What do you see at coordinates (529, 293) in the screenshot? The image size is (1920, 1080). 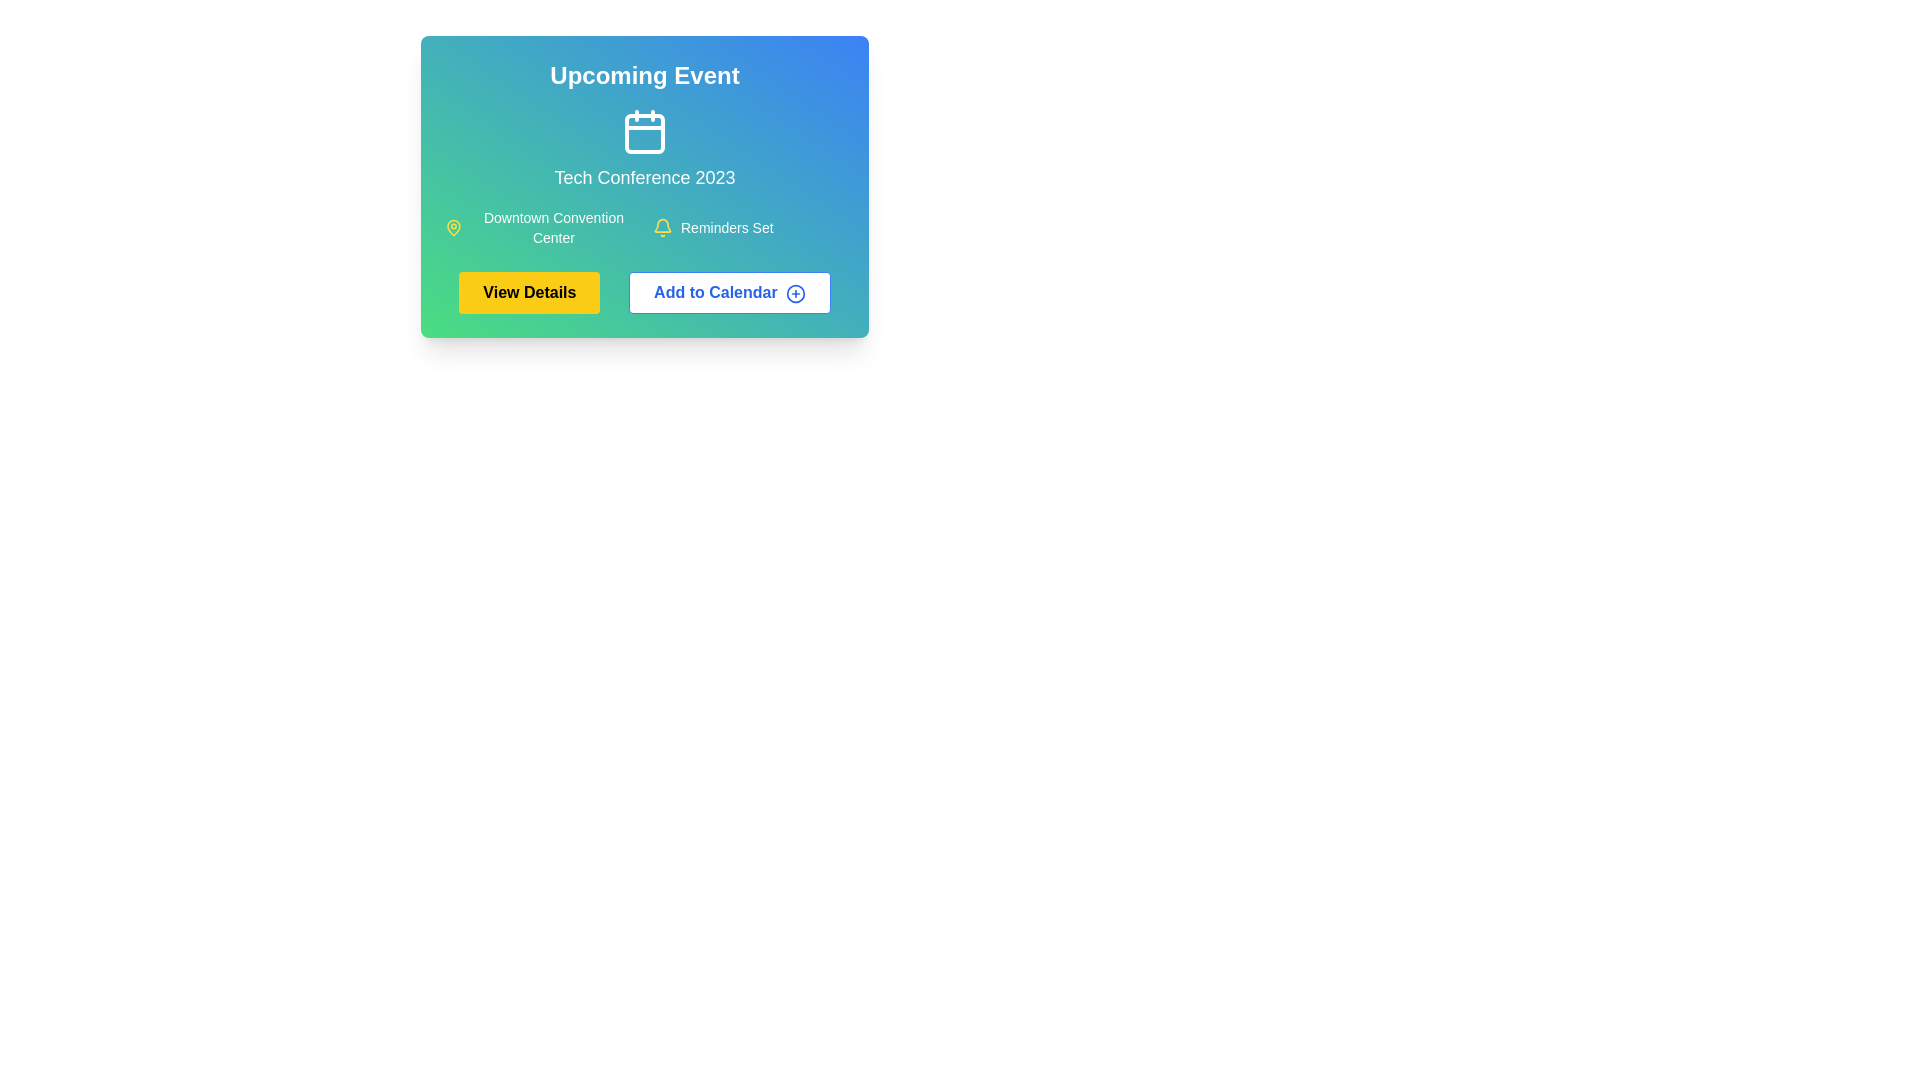 I see `the button that navigates to the detailed view of the event, positioned on the left side of the layout adjacent to the 'Add to Calendar' button` at bounding box center [529, 293].